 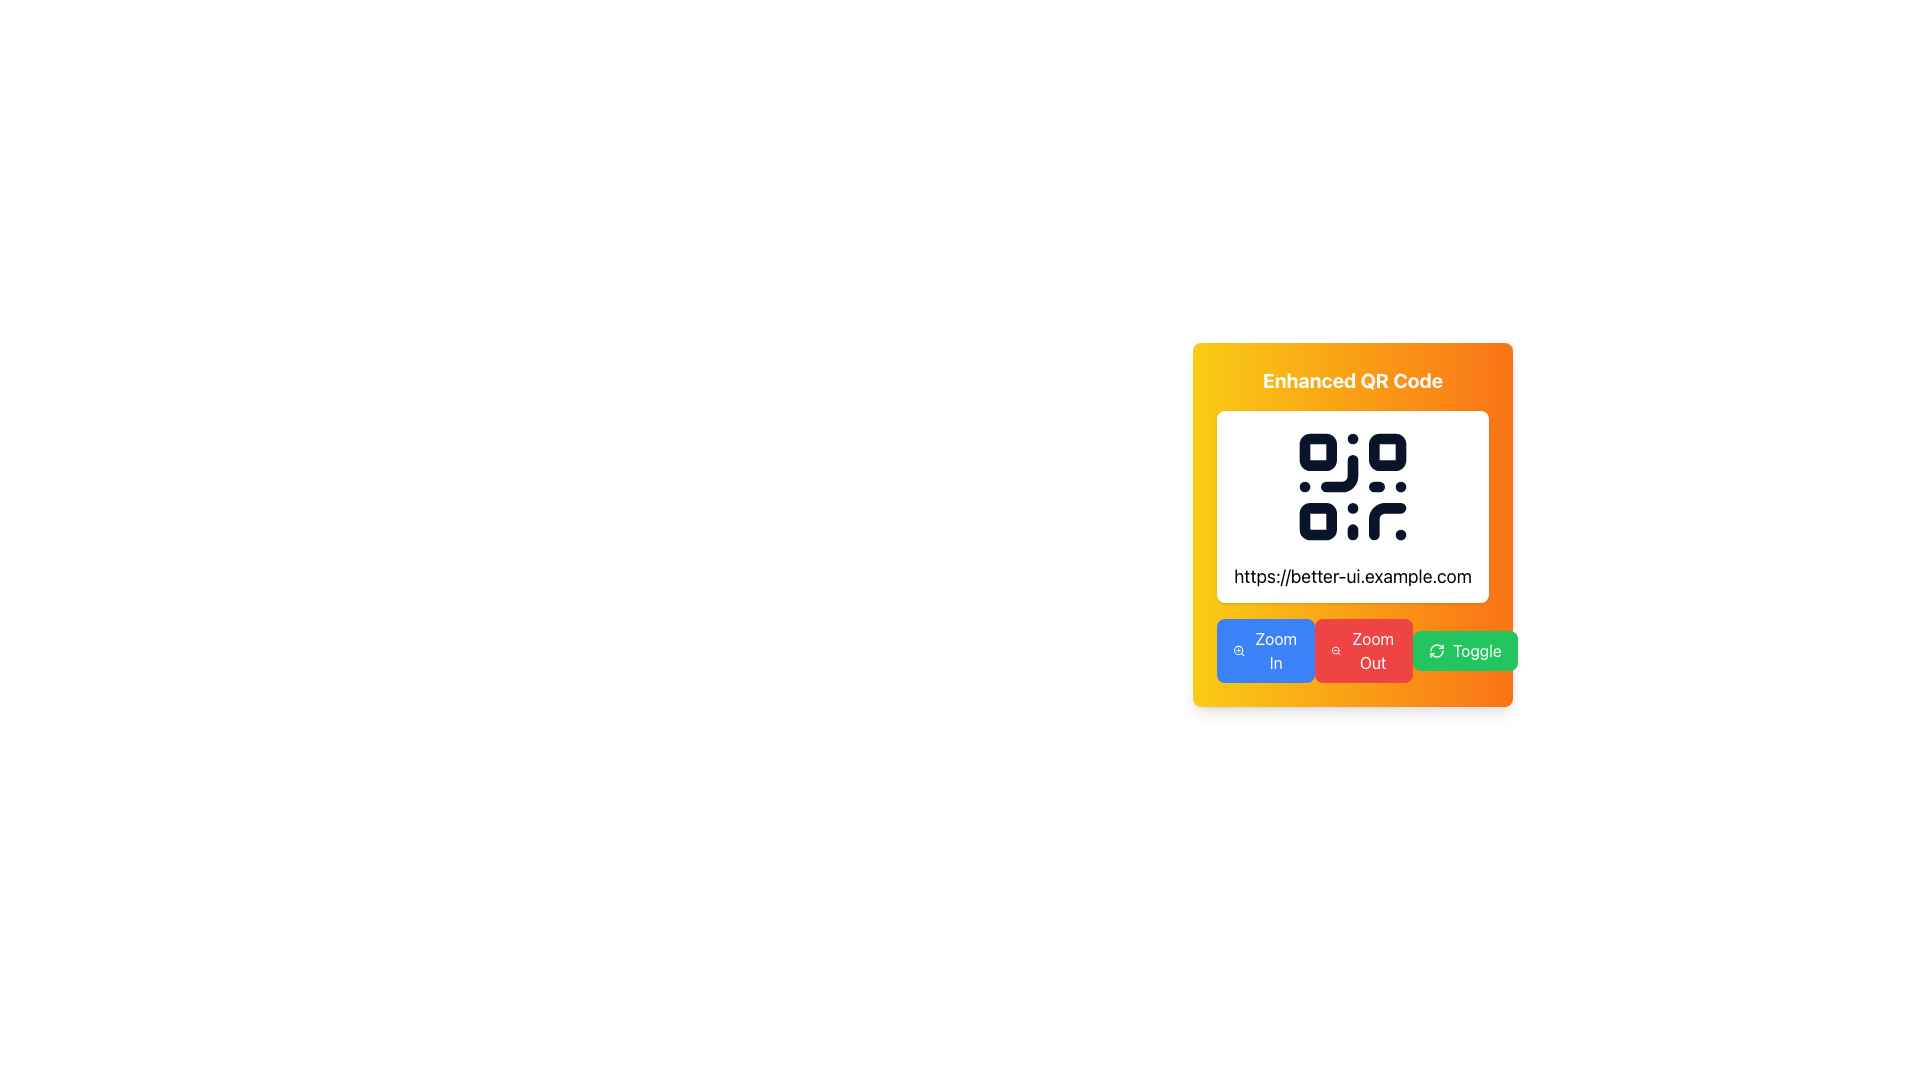 What do you see at coordinates (1353, 486) in the screenshot?
I see `the Graphic (QR Code) element, which is a black QR code on a white background, located within the 'Enhanced QR Code' area with a yellow background` at bounding box center [1353, 486].